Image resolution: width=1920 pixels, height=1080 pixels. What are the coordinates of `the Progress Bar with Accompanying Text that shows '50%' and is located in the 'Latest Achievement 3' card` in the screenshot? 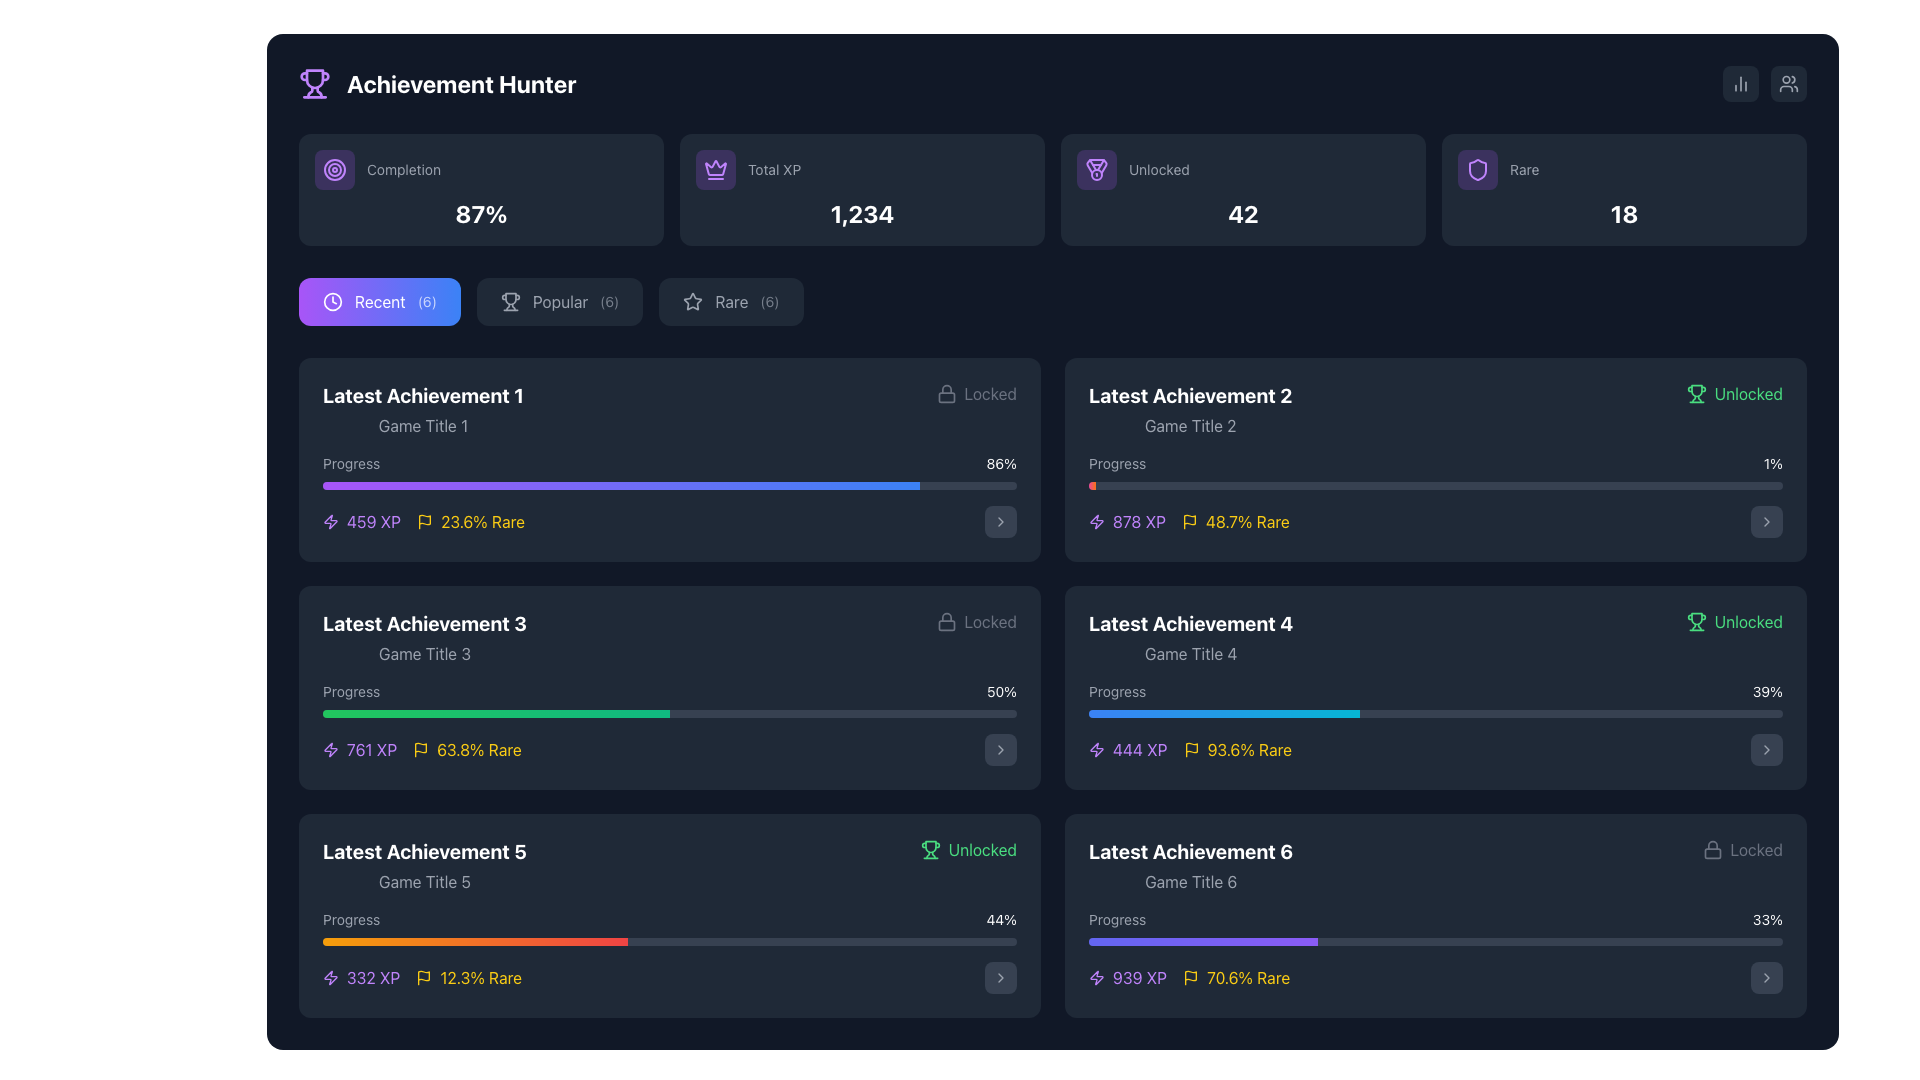 It's located at (670, 724).